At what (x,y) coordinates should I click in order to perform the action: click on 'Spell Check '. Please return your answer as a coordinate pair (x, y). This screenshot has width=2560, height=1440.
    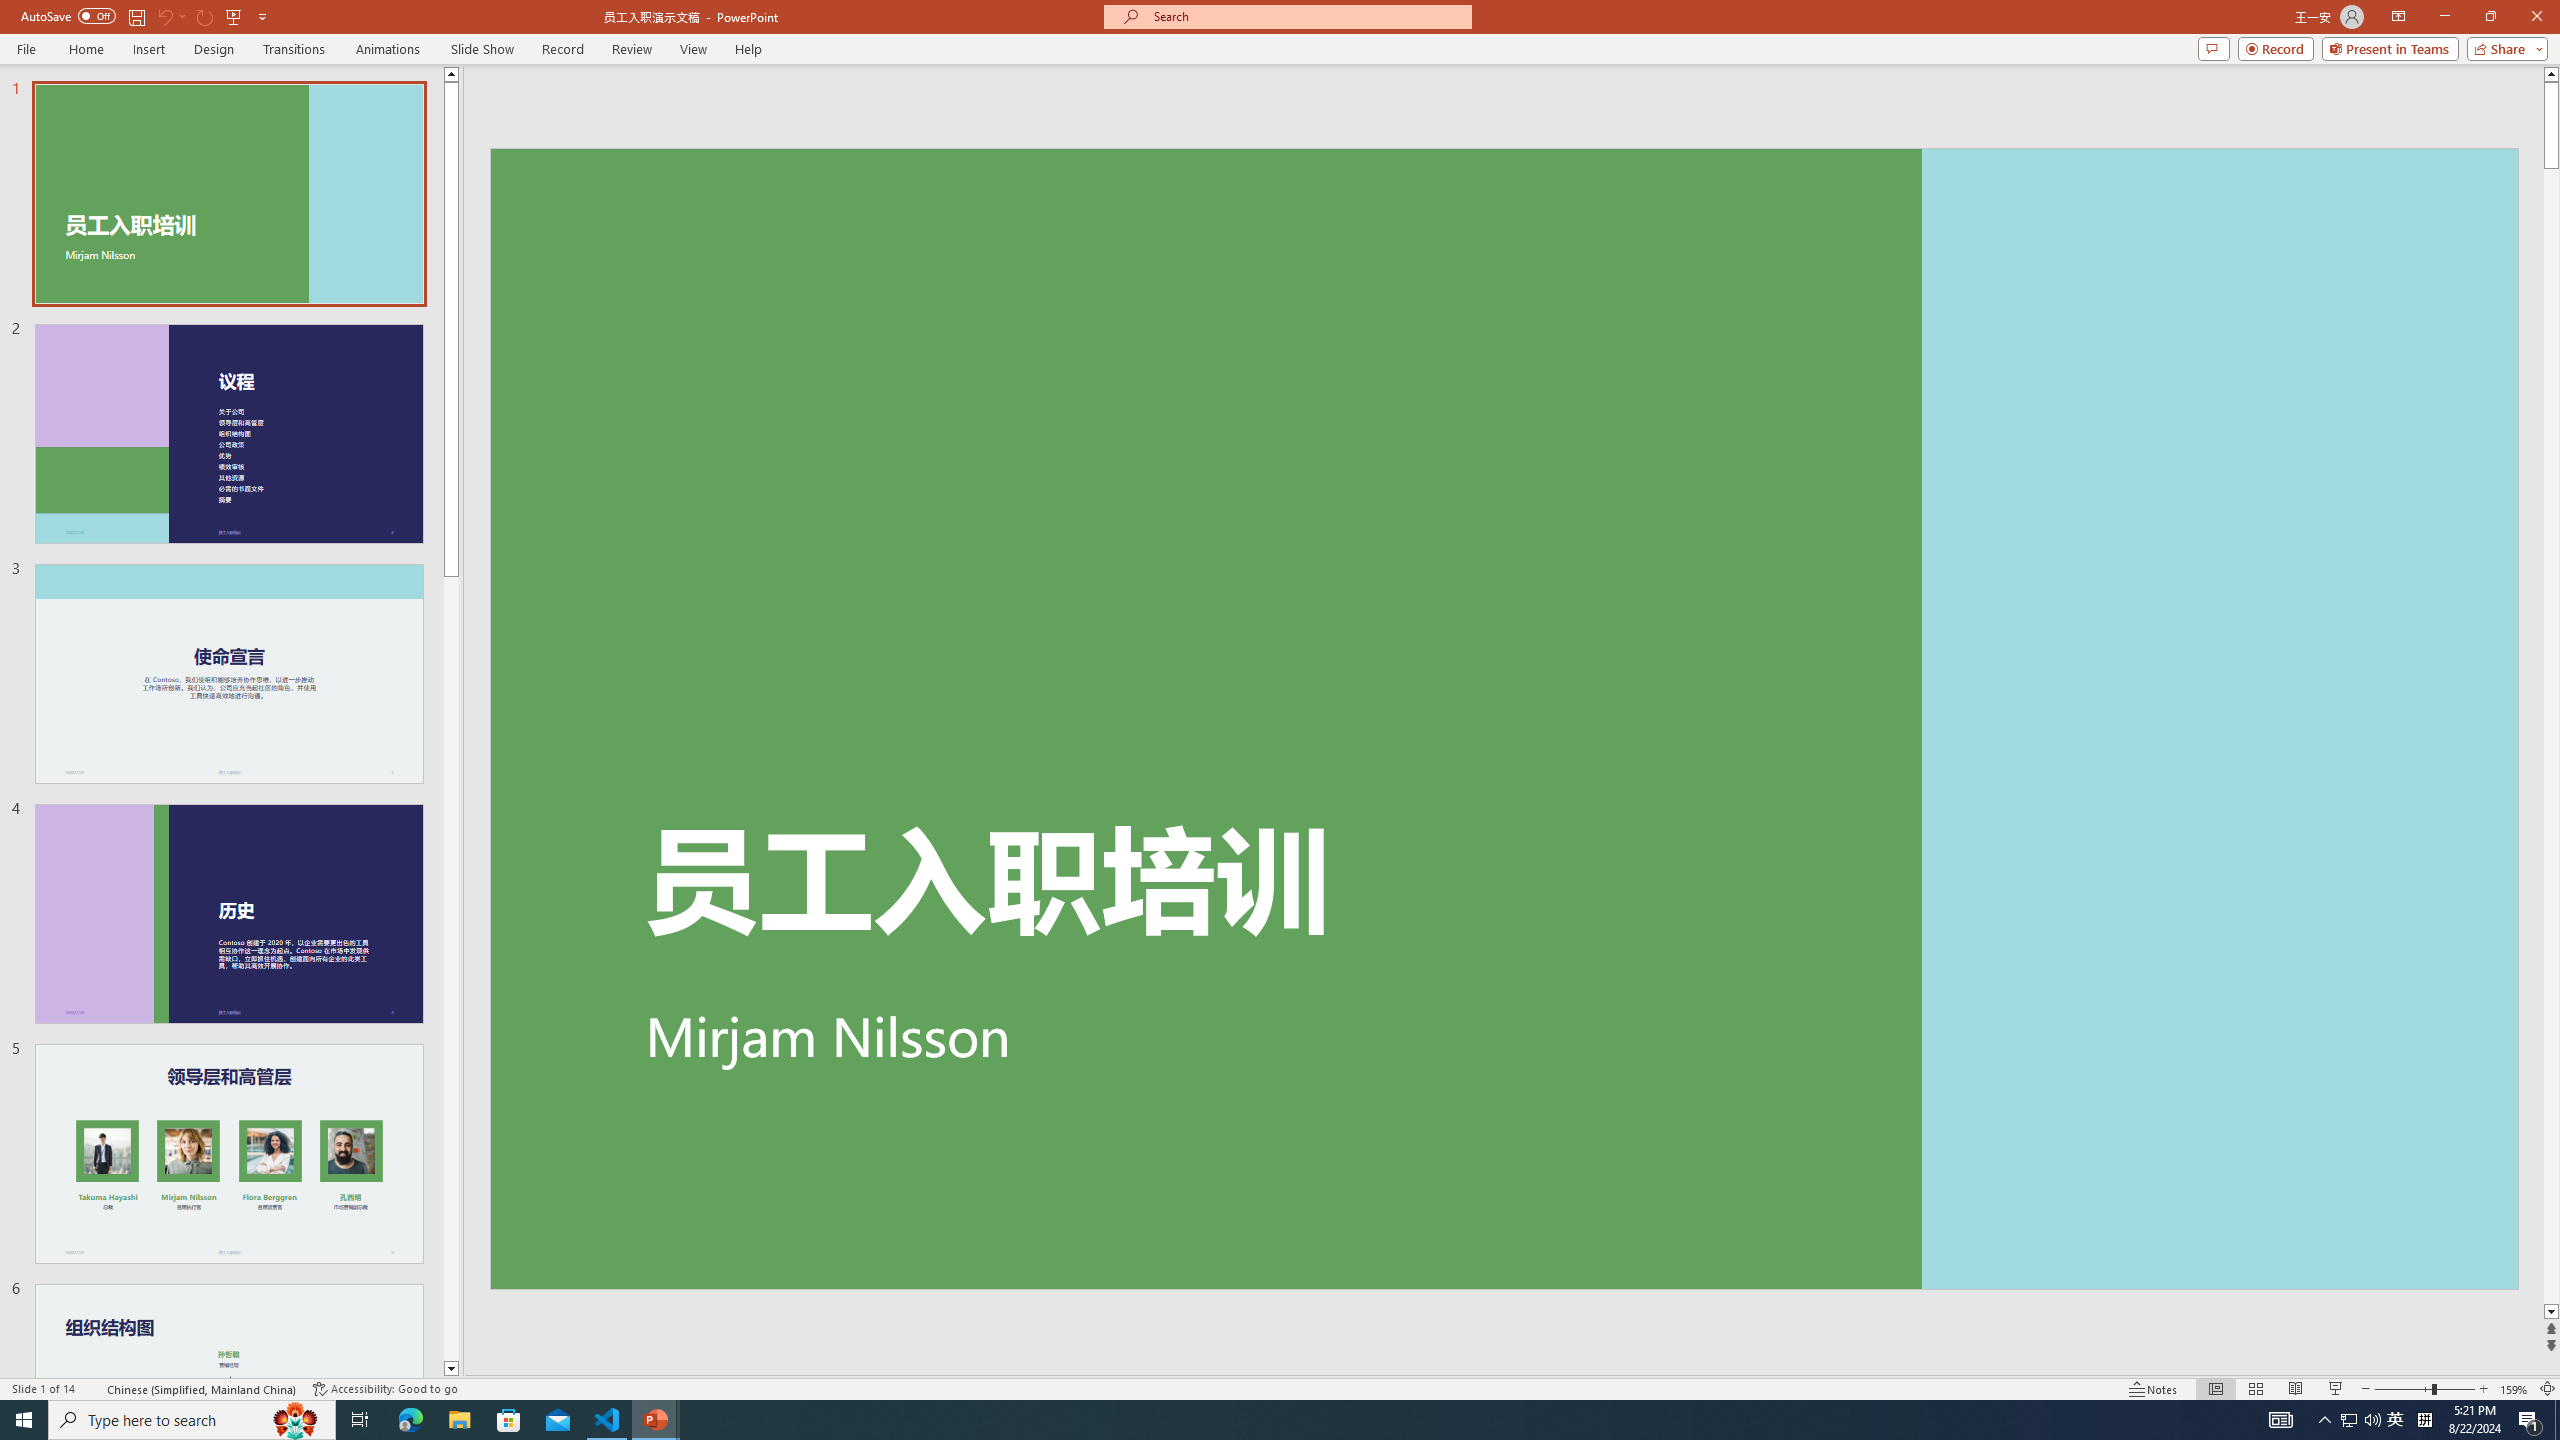
    Looking at the image, I should click on (93, 1389).